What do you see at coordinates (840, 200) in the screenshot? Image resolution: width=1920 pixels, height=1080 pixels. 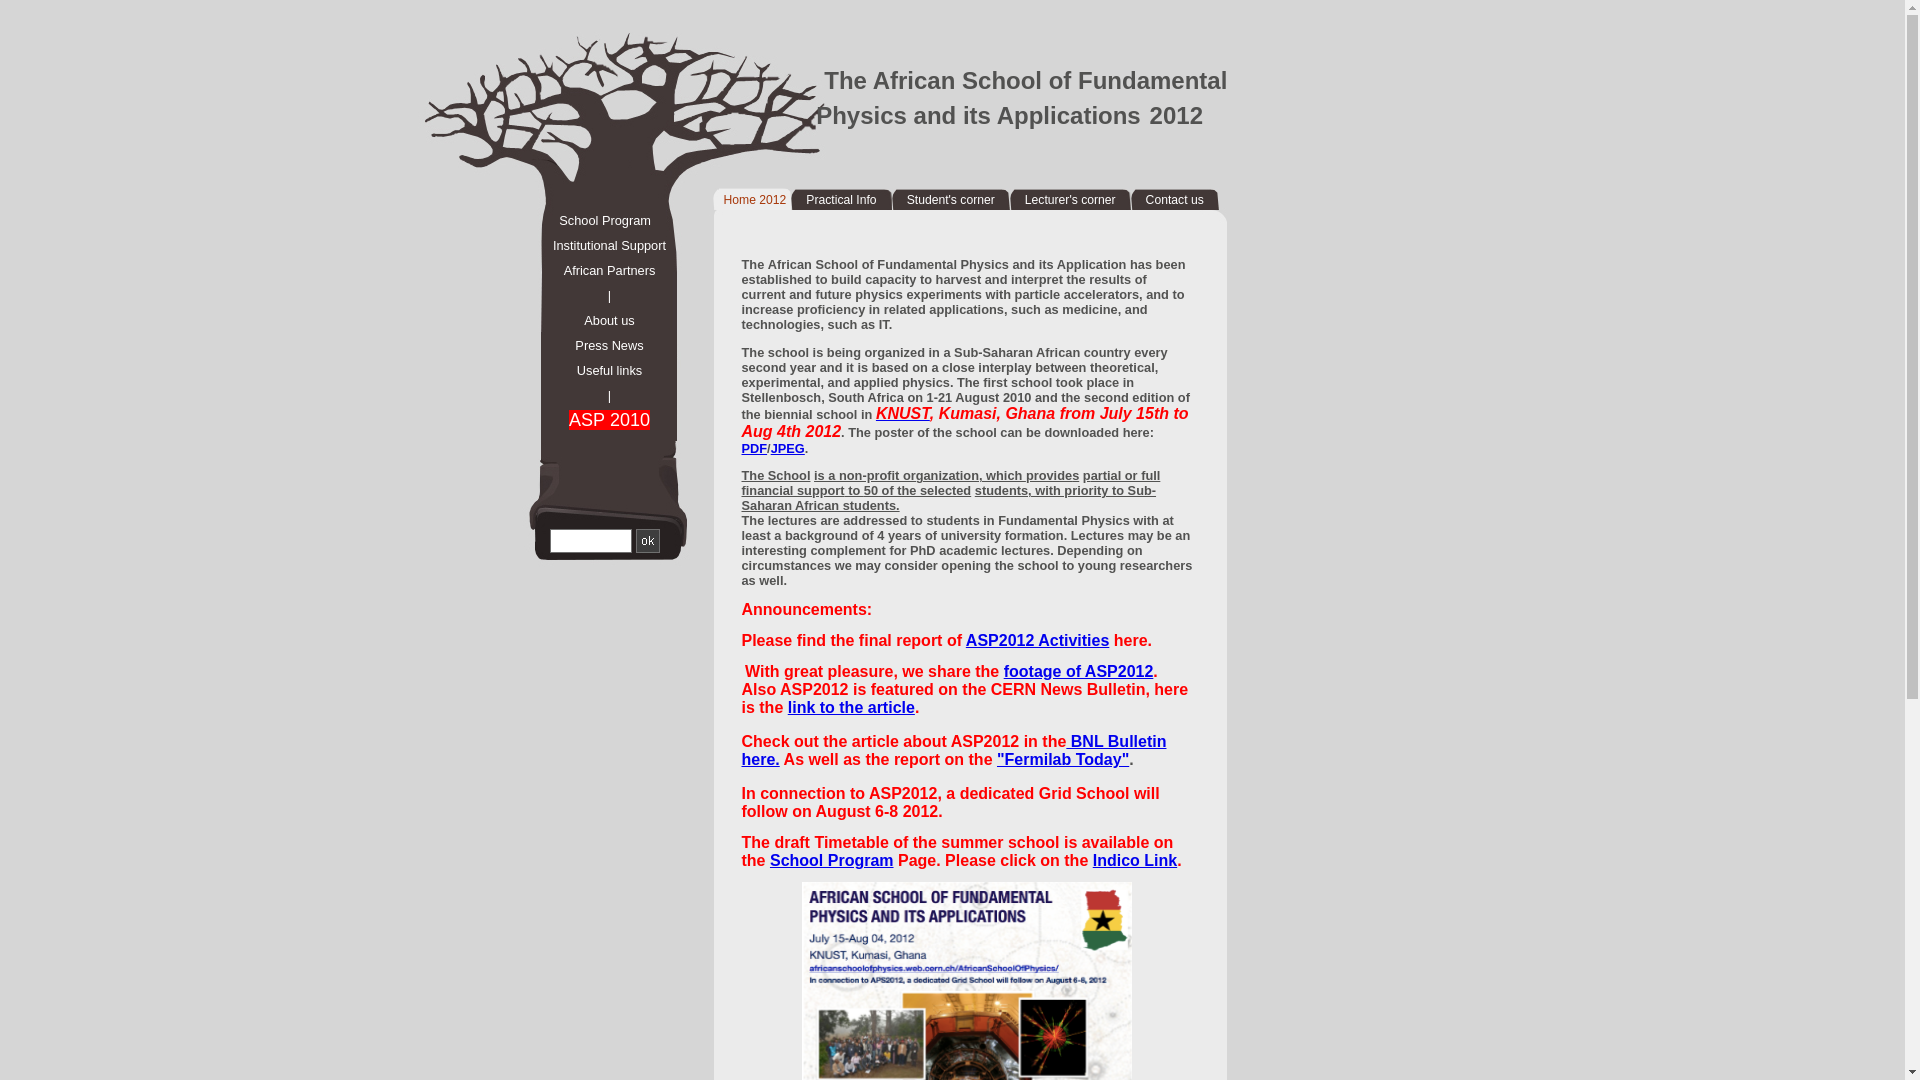 I see `'Practical Info'` at bounding box center [840, 200].